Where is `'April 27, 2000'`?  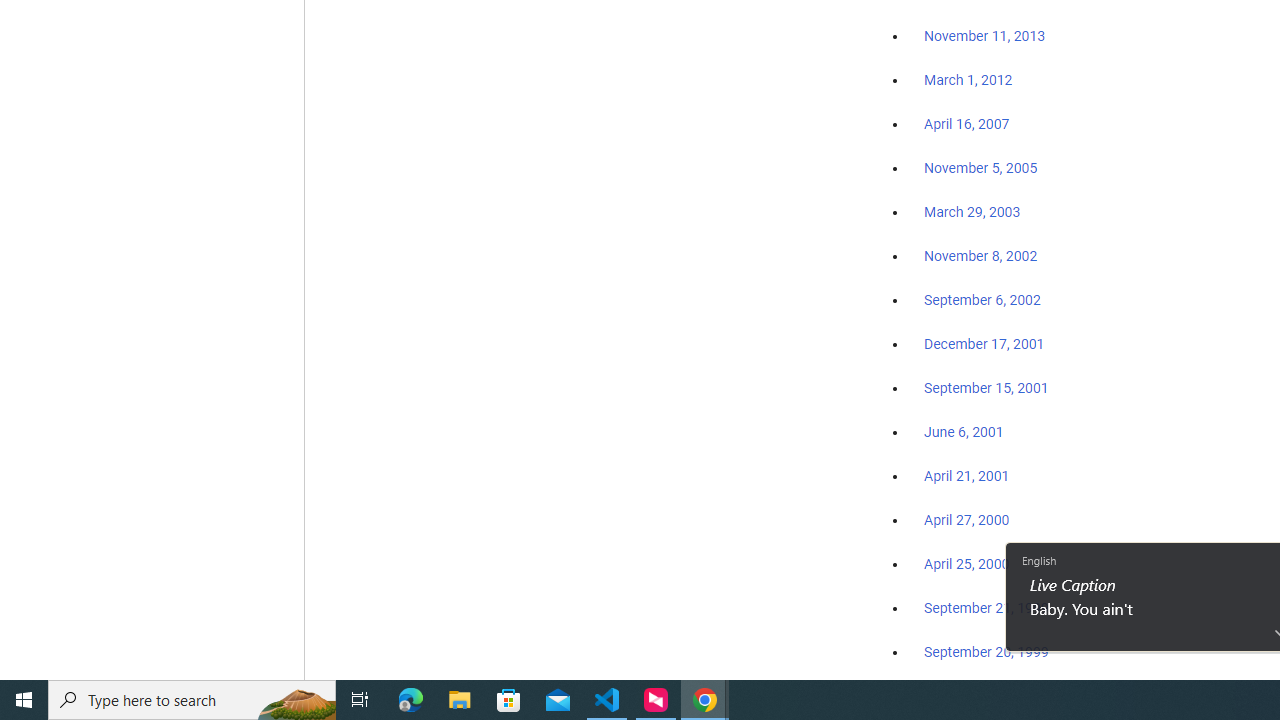
'April 27, 2000' is located at coordinates (967, 519).